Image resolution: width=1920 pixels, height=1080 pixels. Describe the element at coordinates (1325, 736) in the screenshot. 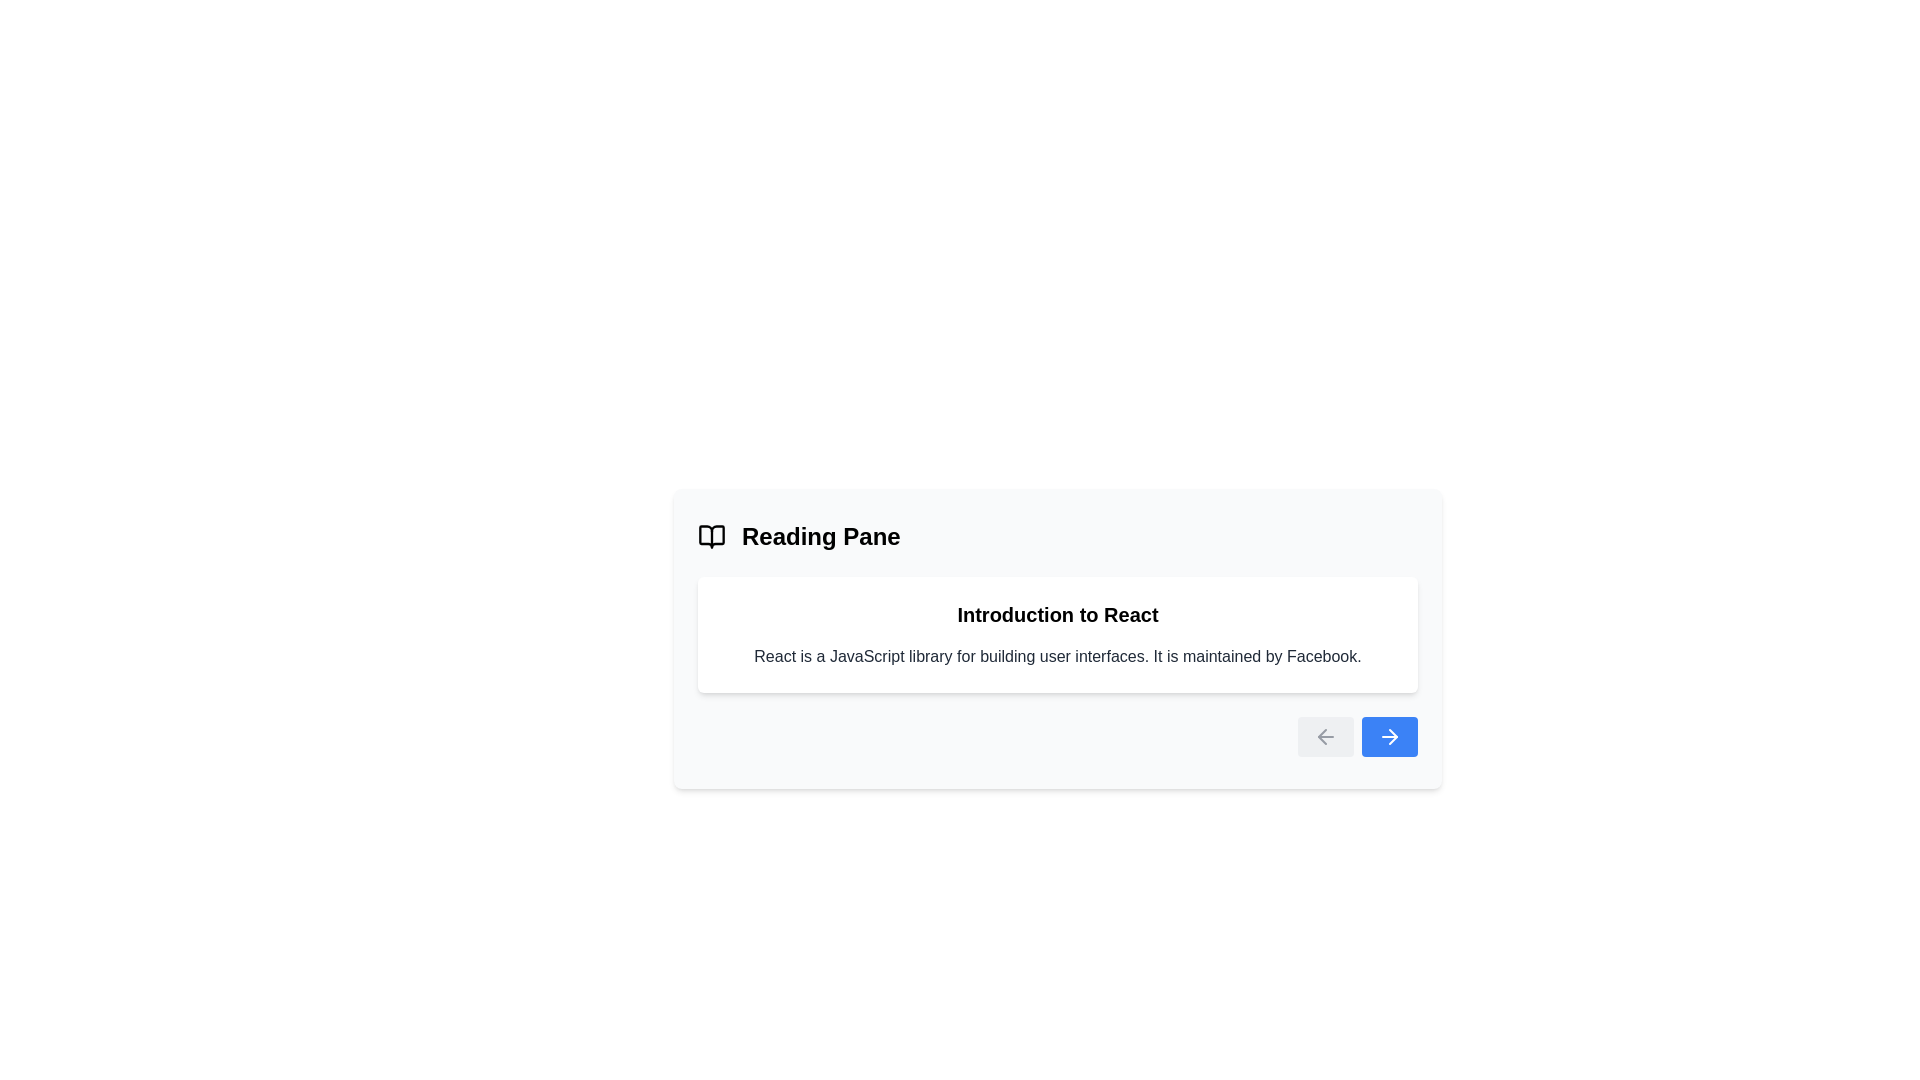

I see `the first button in the bottom-right section of the interface` at that location.